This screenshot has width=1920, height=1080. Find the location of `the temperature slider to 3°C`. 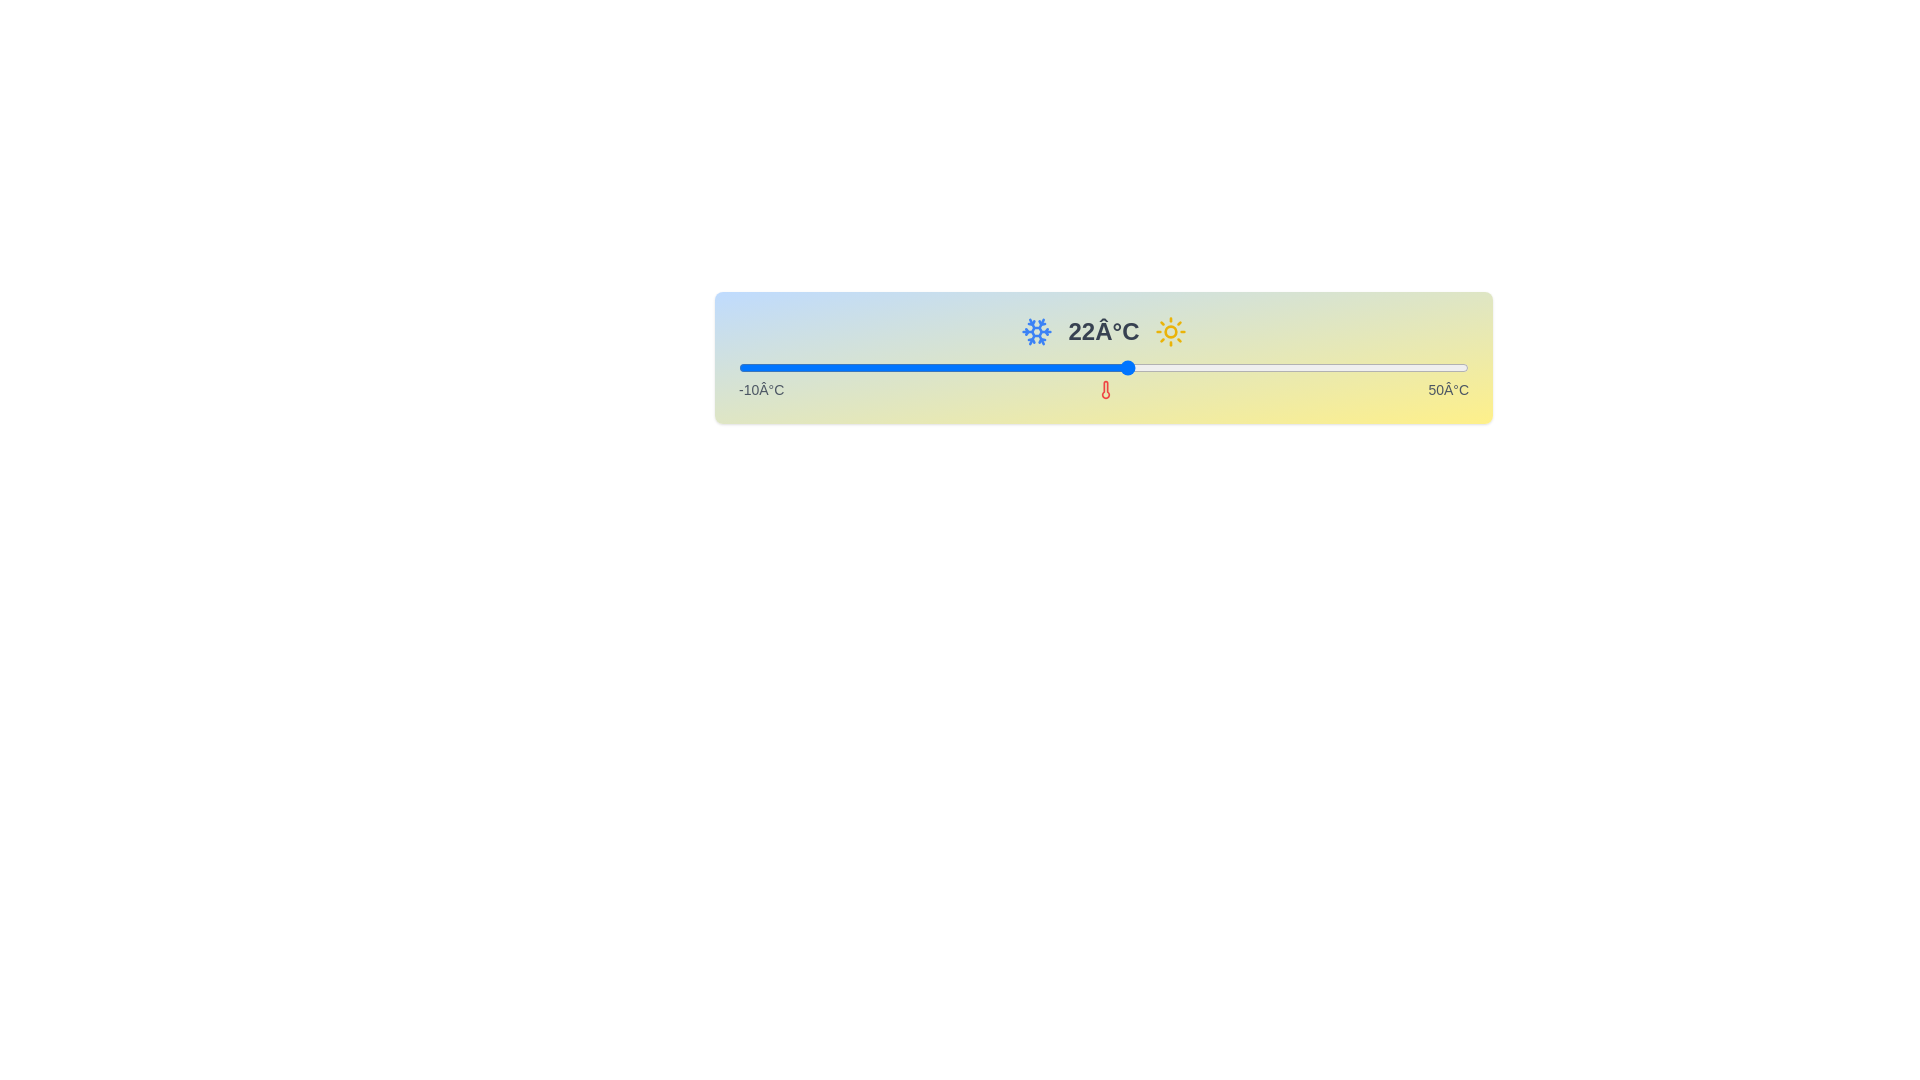

the temperature slider to 3°C is located at coordinates (896, 367).